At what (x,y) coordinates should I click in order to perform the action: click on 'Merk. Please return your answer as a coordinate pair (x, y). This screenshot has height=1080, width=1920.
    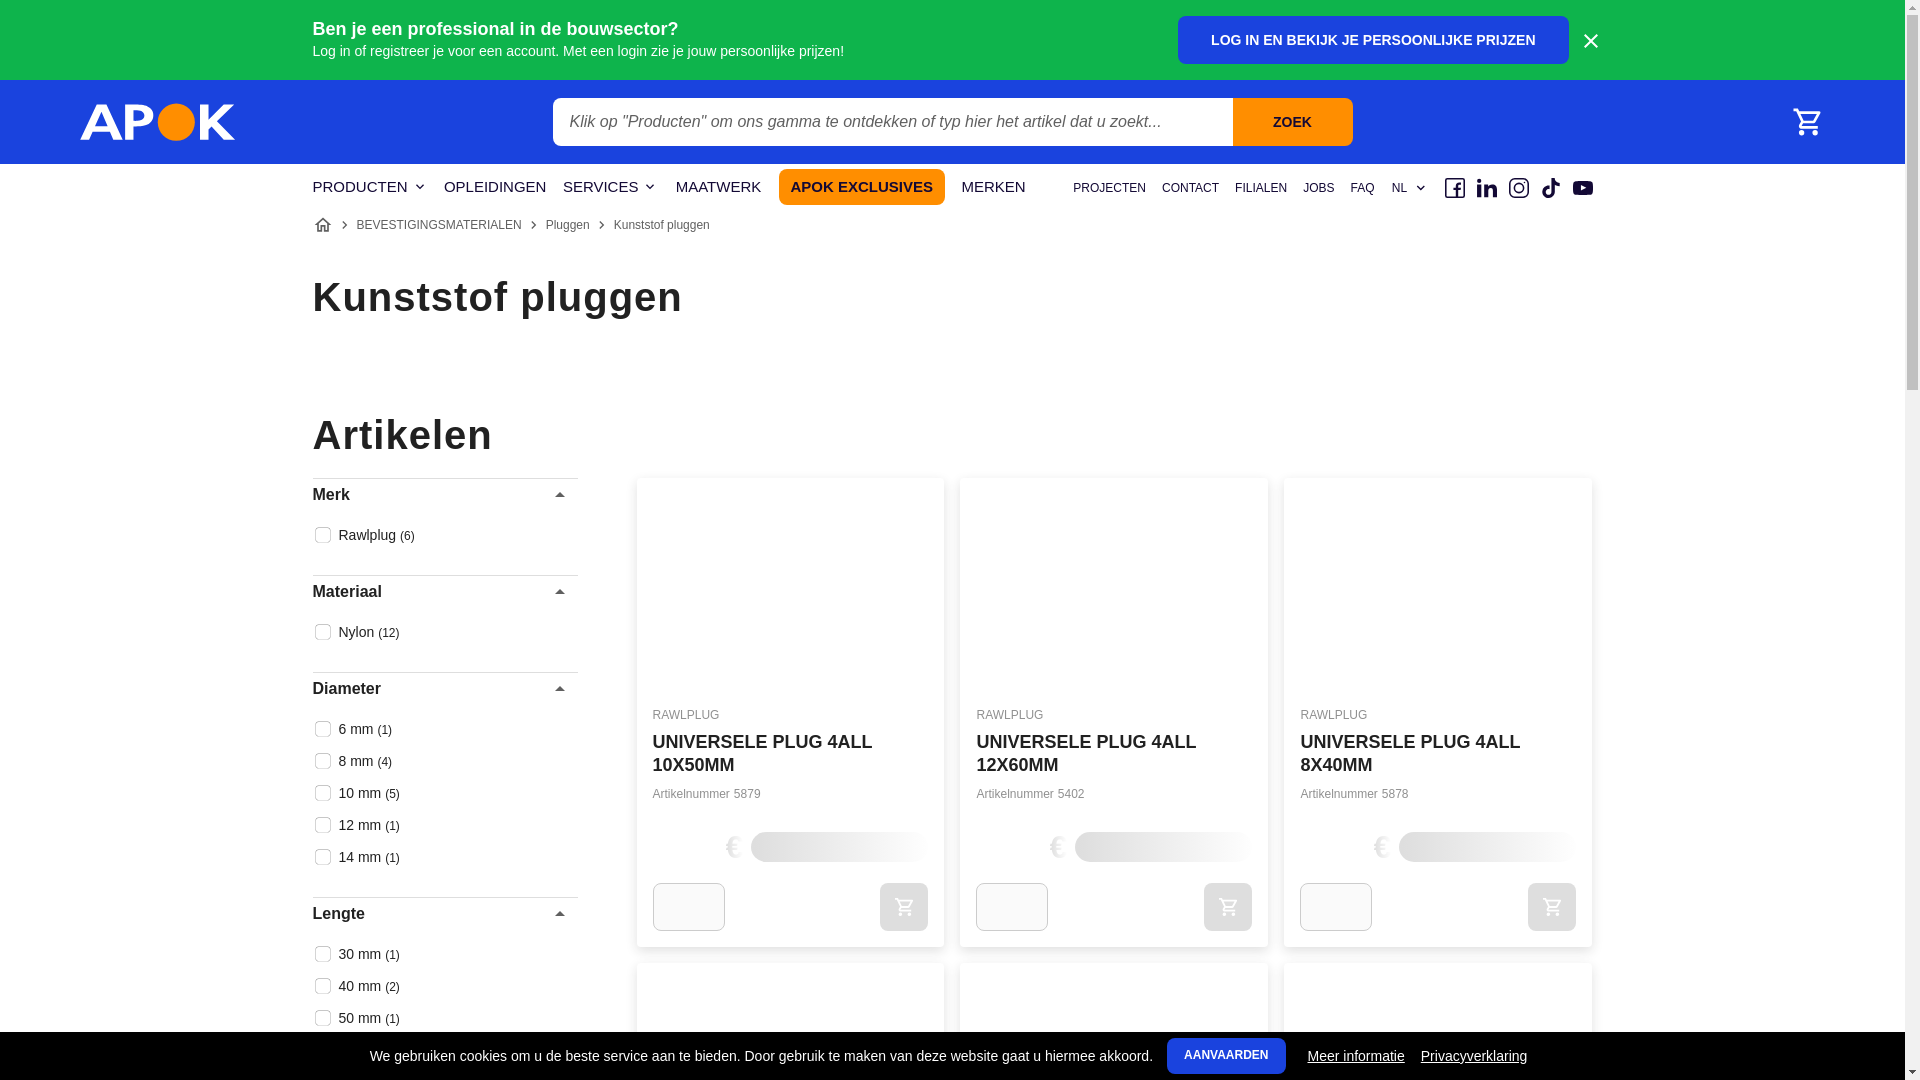
    Looking at the image, I should click on (443, 494).